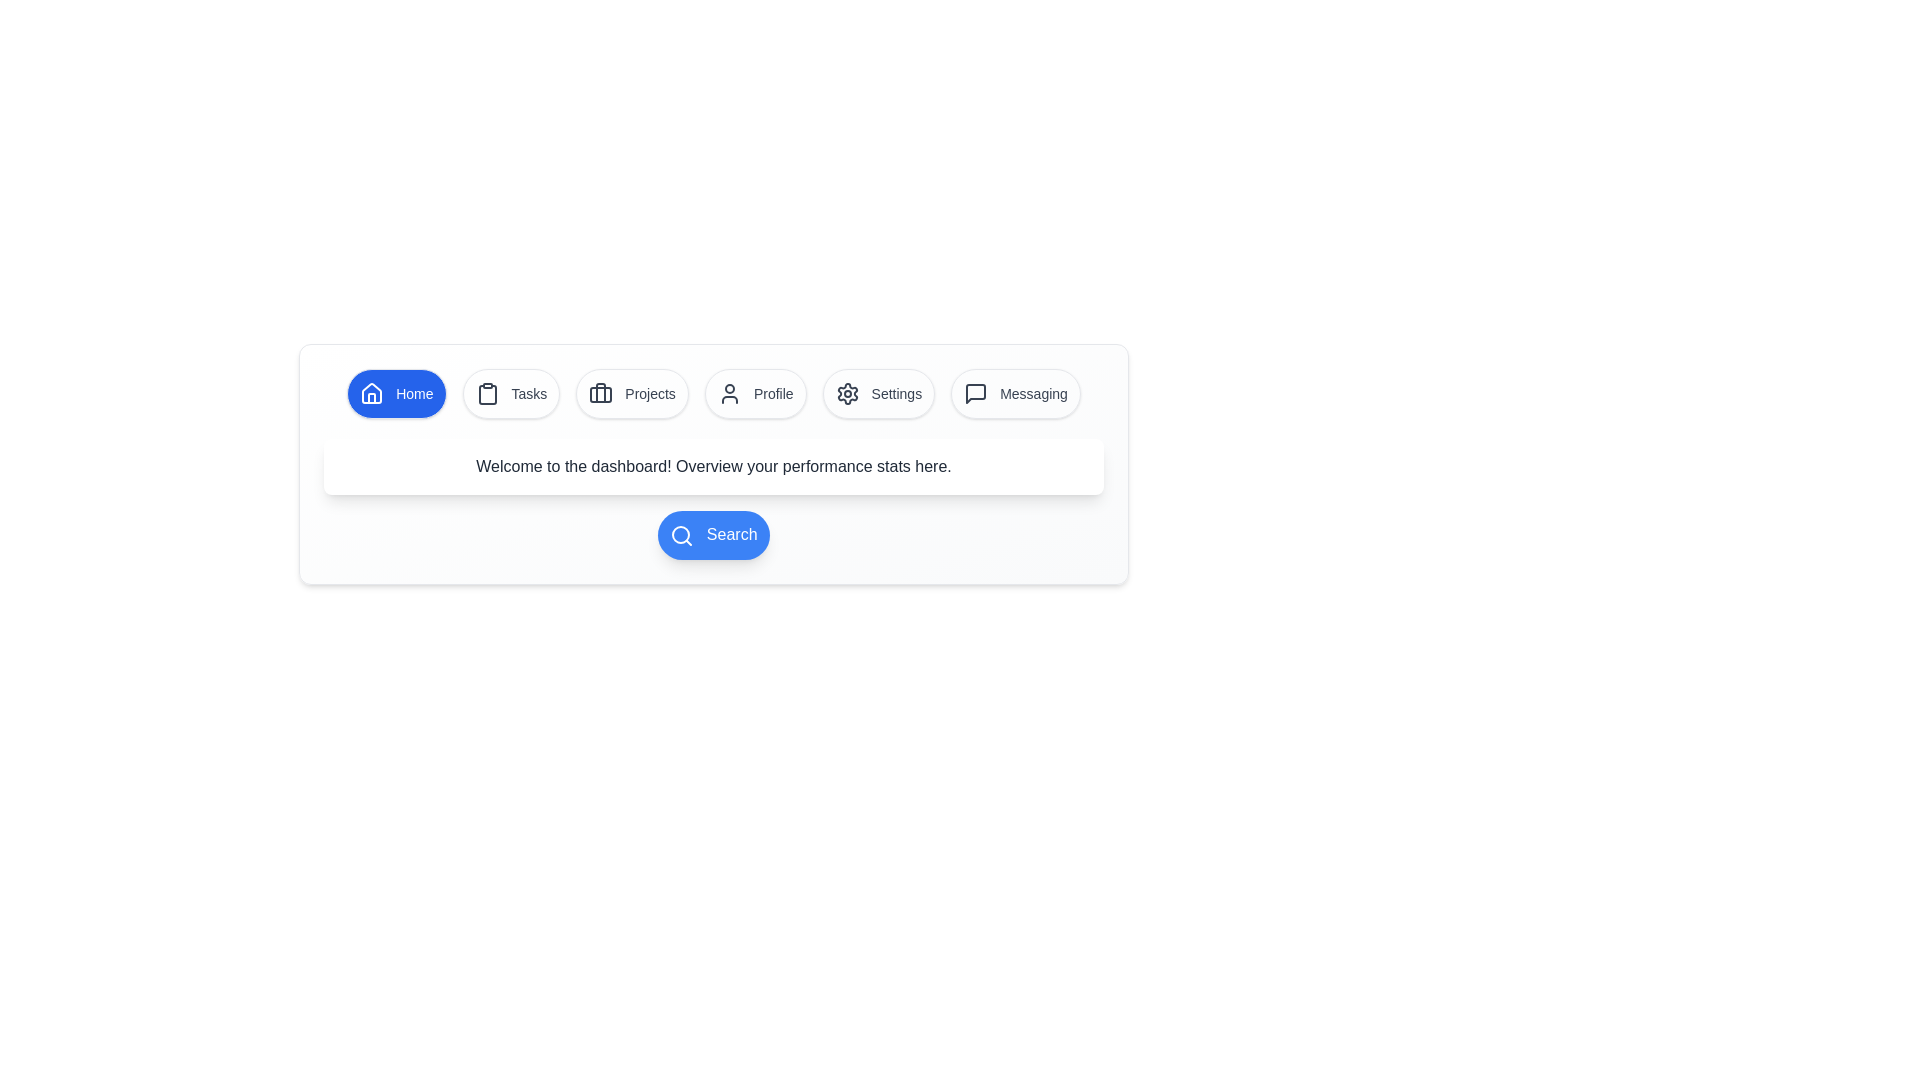 Image resolution: width=1920 pixels, height=1080 pixels. Describe the element at coordinates (772, 393) in the screenshot. I see `the text label displaying 'Profile' which is part of a button-like structure located between 'Projects' and 'Settings'` at that location.